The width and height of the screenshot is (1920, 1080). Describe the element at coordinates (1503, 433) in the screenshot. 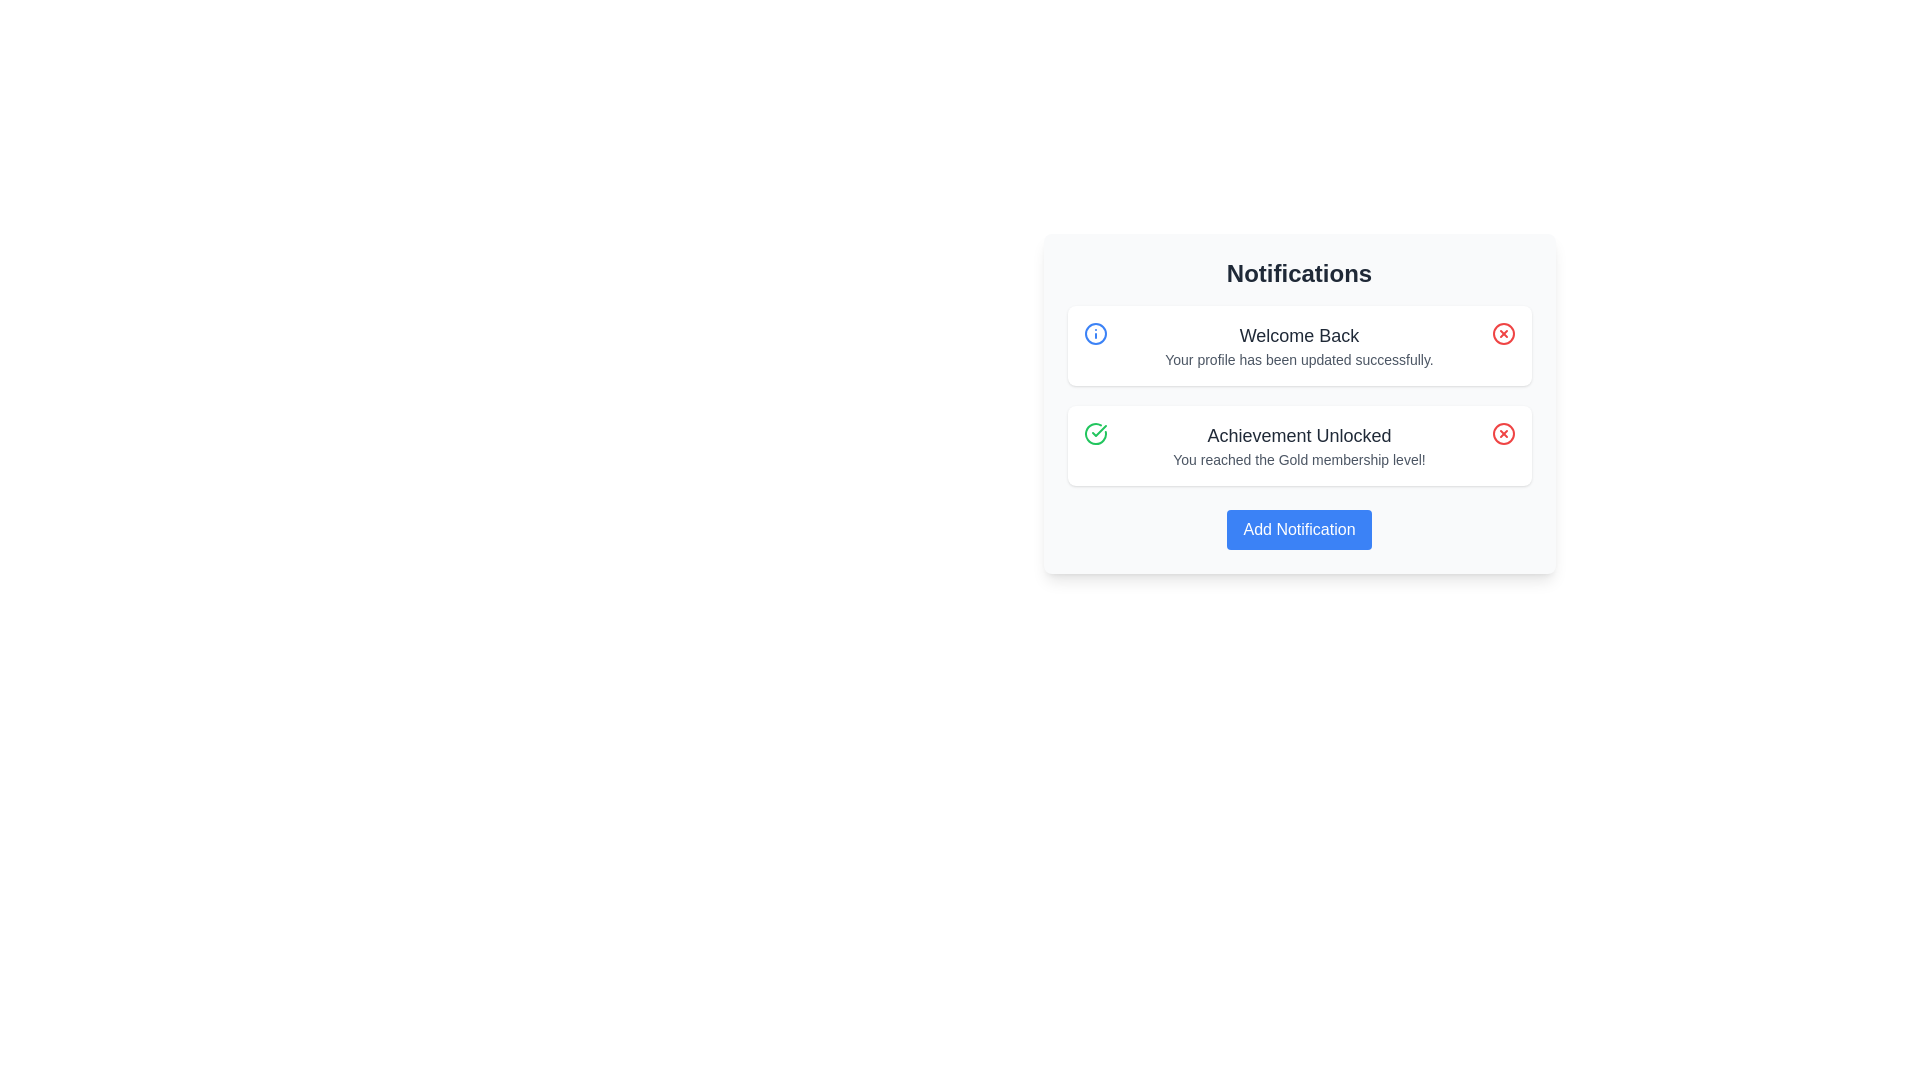

I see `the close button located at the far right side of the notification titled 'Achievement Unlocked' to trigger hover effects` at that location.